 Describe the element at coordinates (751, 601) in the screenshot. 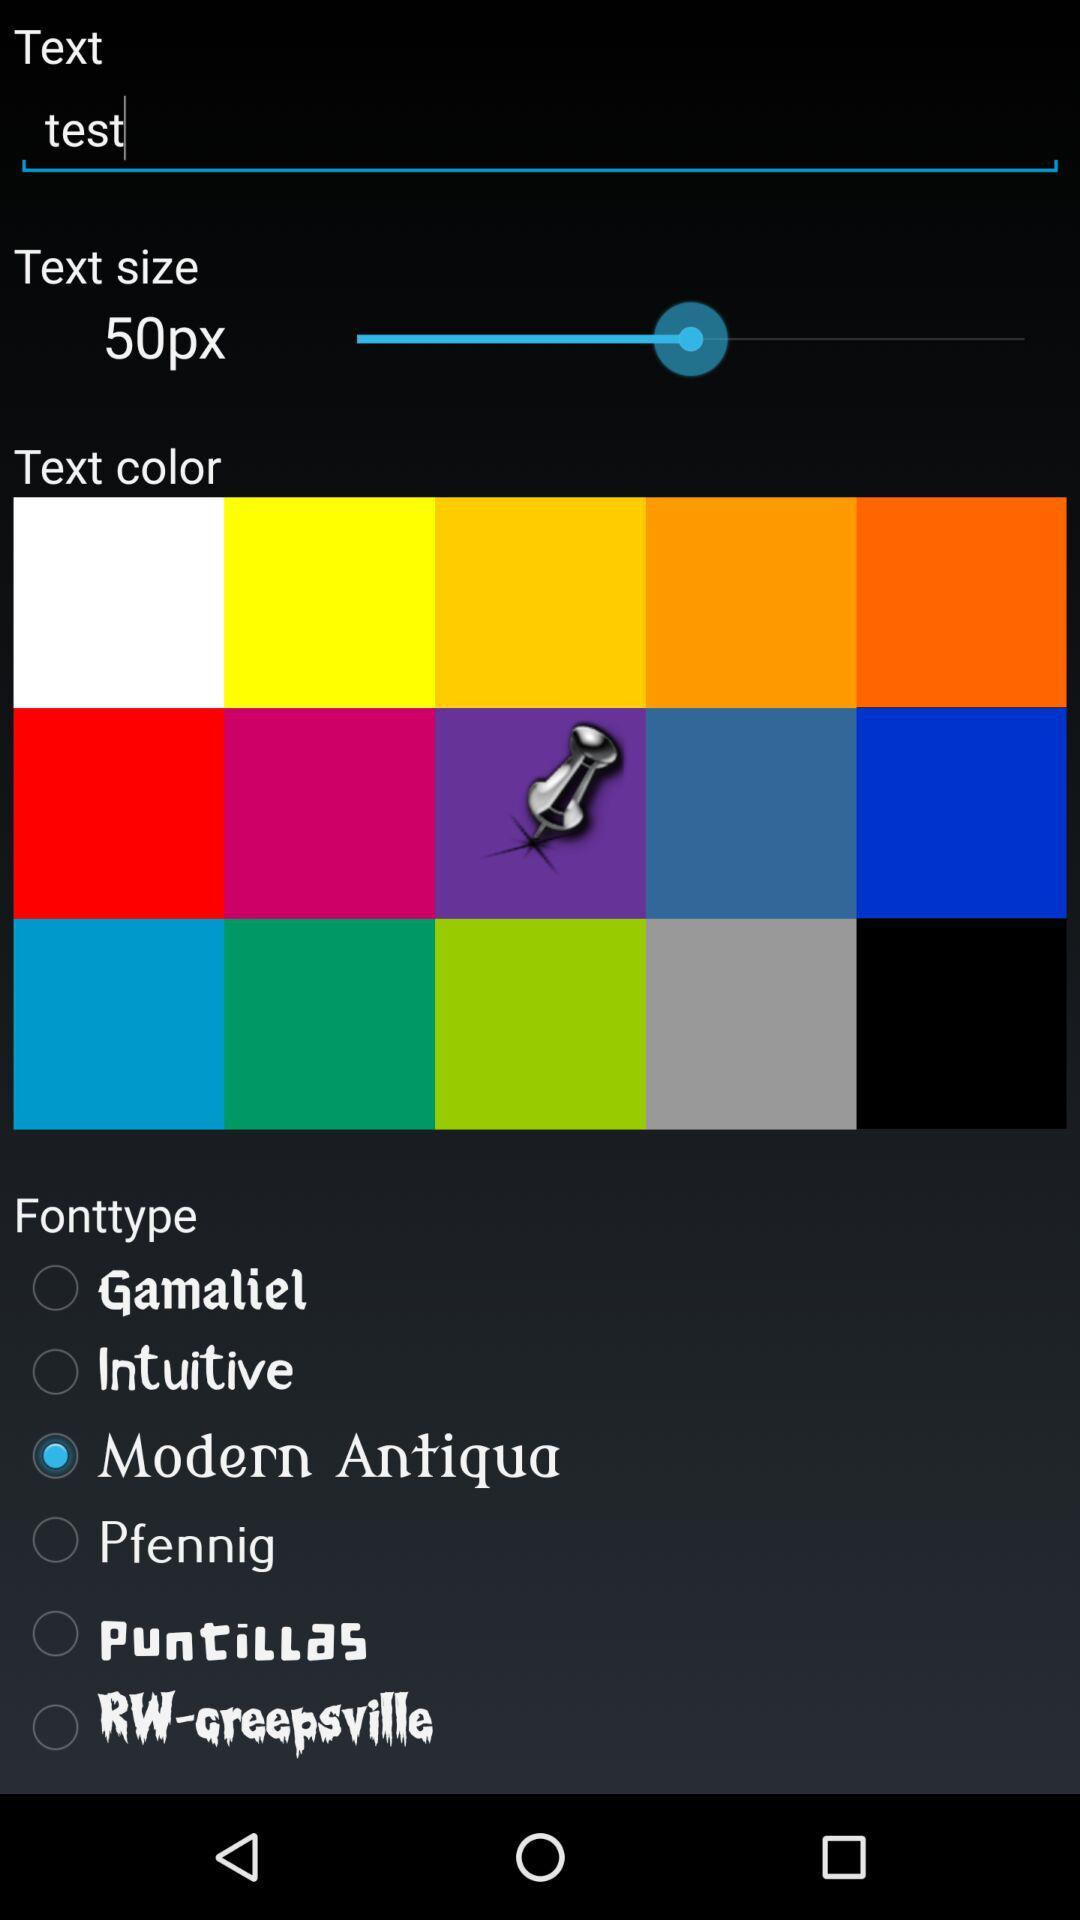

I see `text color` at that location.